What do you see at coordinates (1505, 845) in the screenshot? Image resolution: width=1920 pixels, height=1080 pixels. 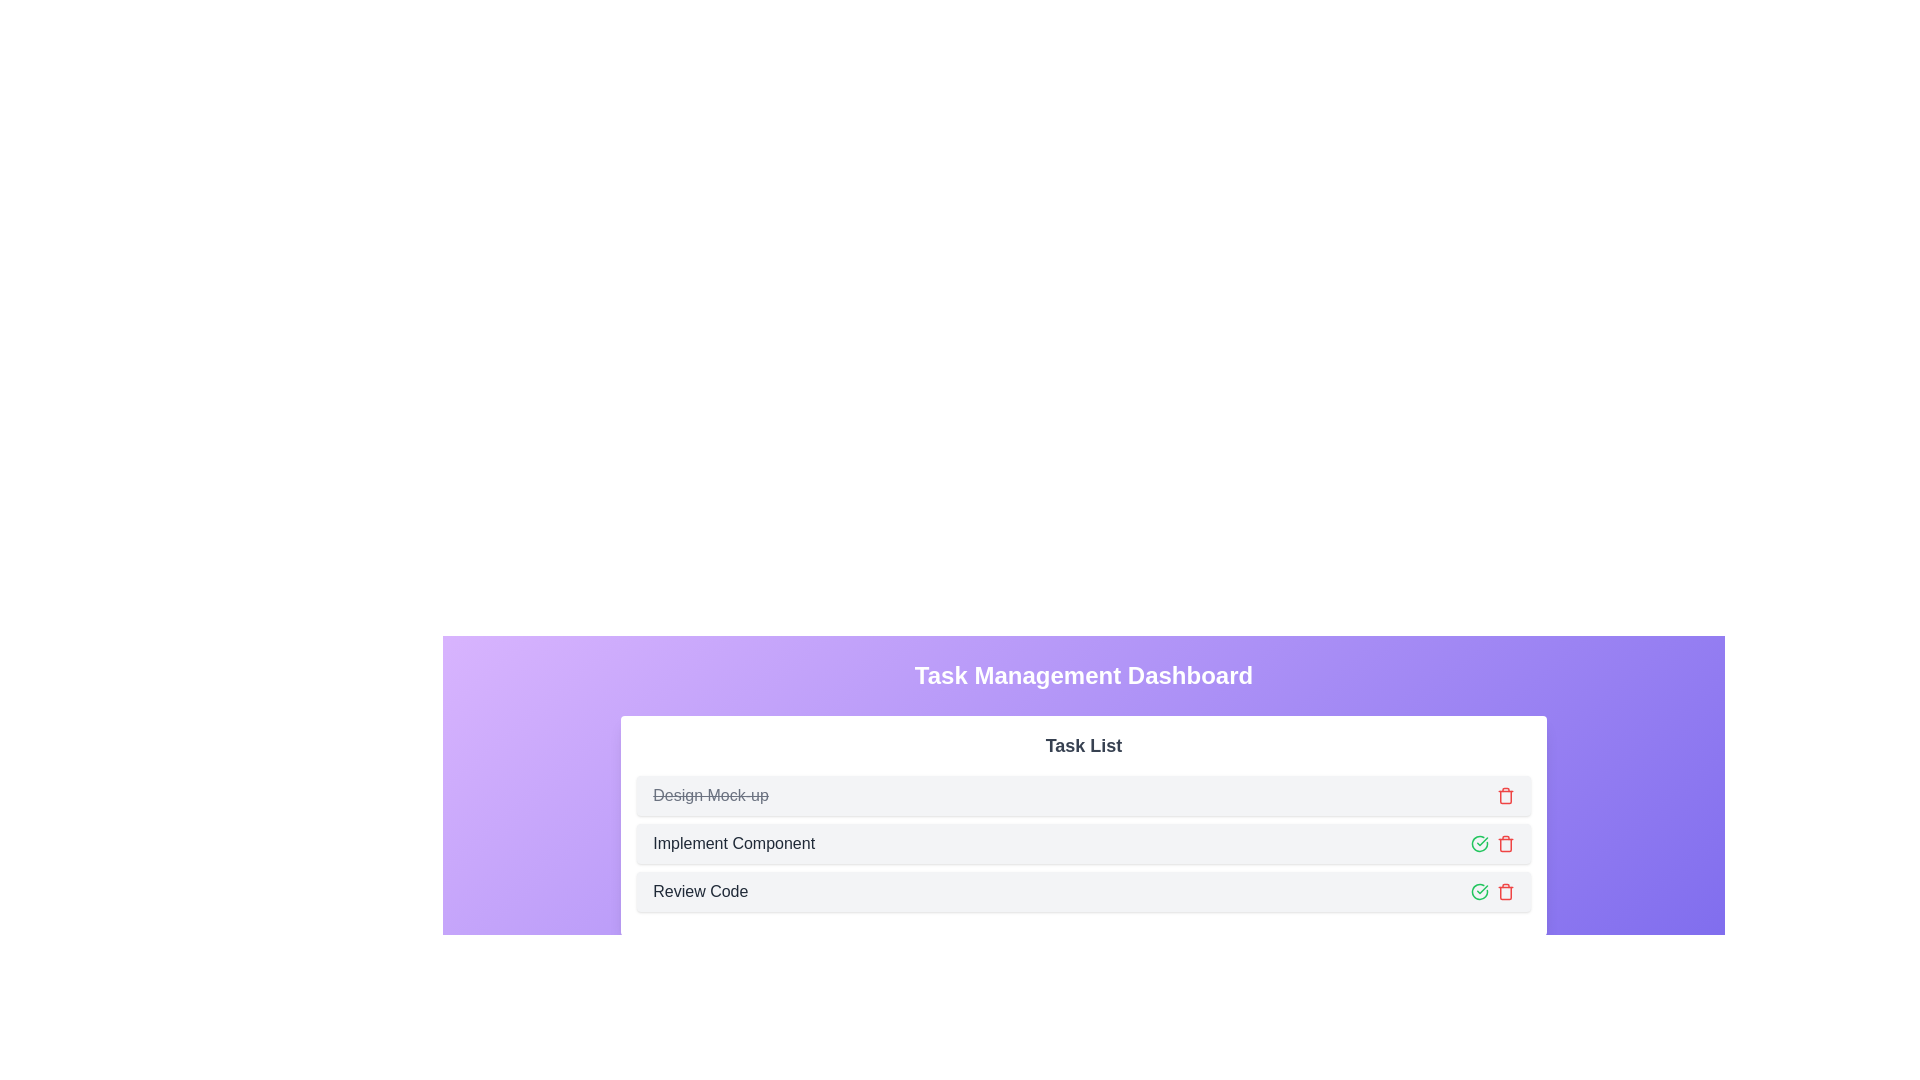 I see `the middle rectangular body of the trash can icon, which is part of a minimalist design with straight edges, located on the right side of each list item` at bounding box center [1505, 845].